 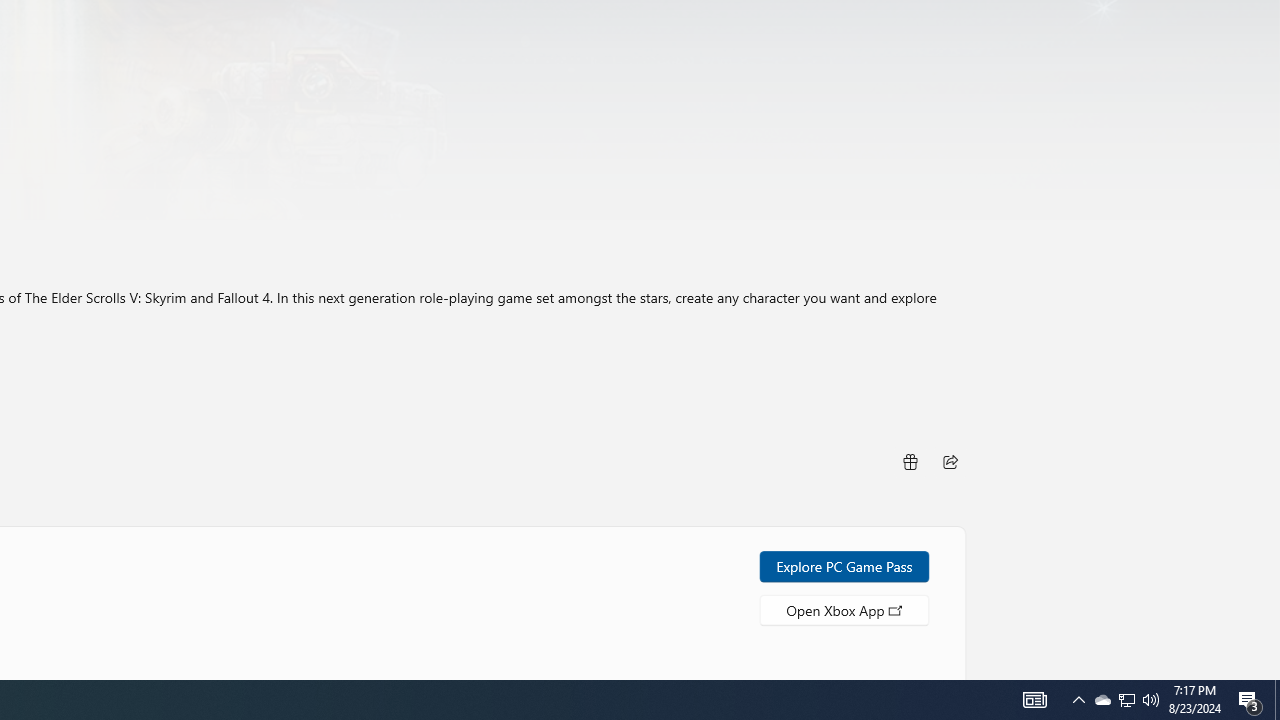 I want to click on 'Share', so click(x=949, y=460).